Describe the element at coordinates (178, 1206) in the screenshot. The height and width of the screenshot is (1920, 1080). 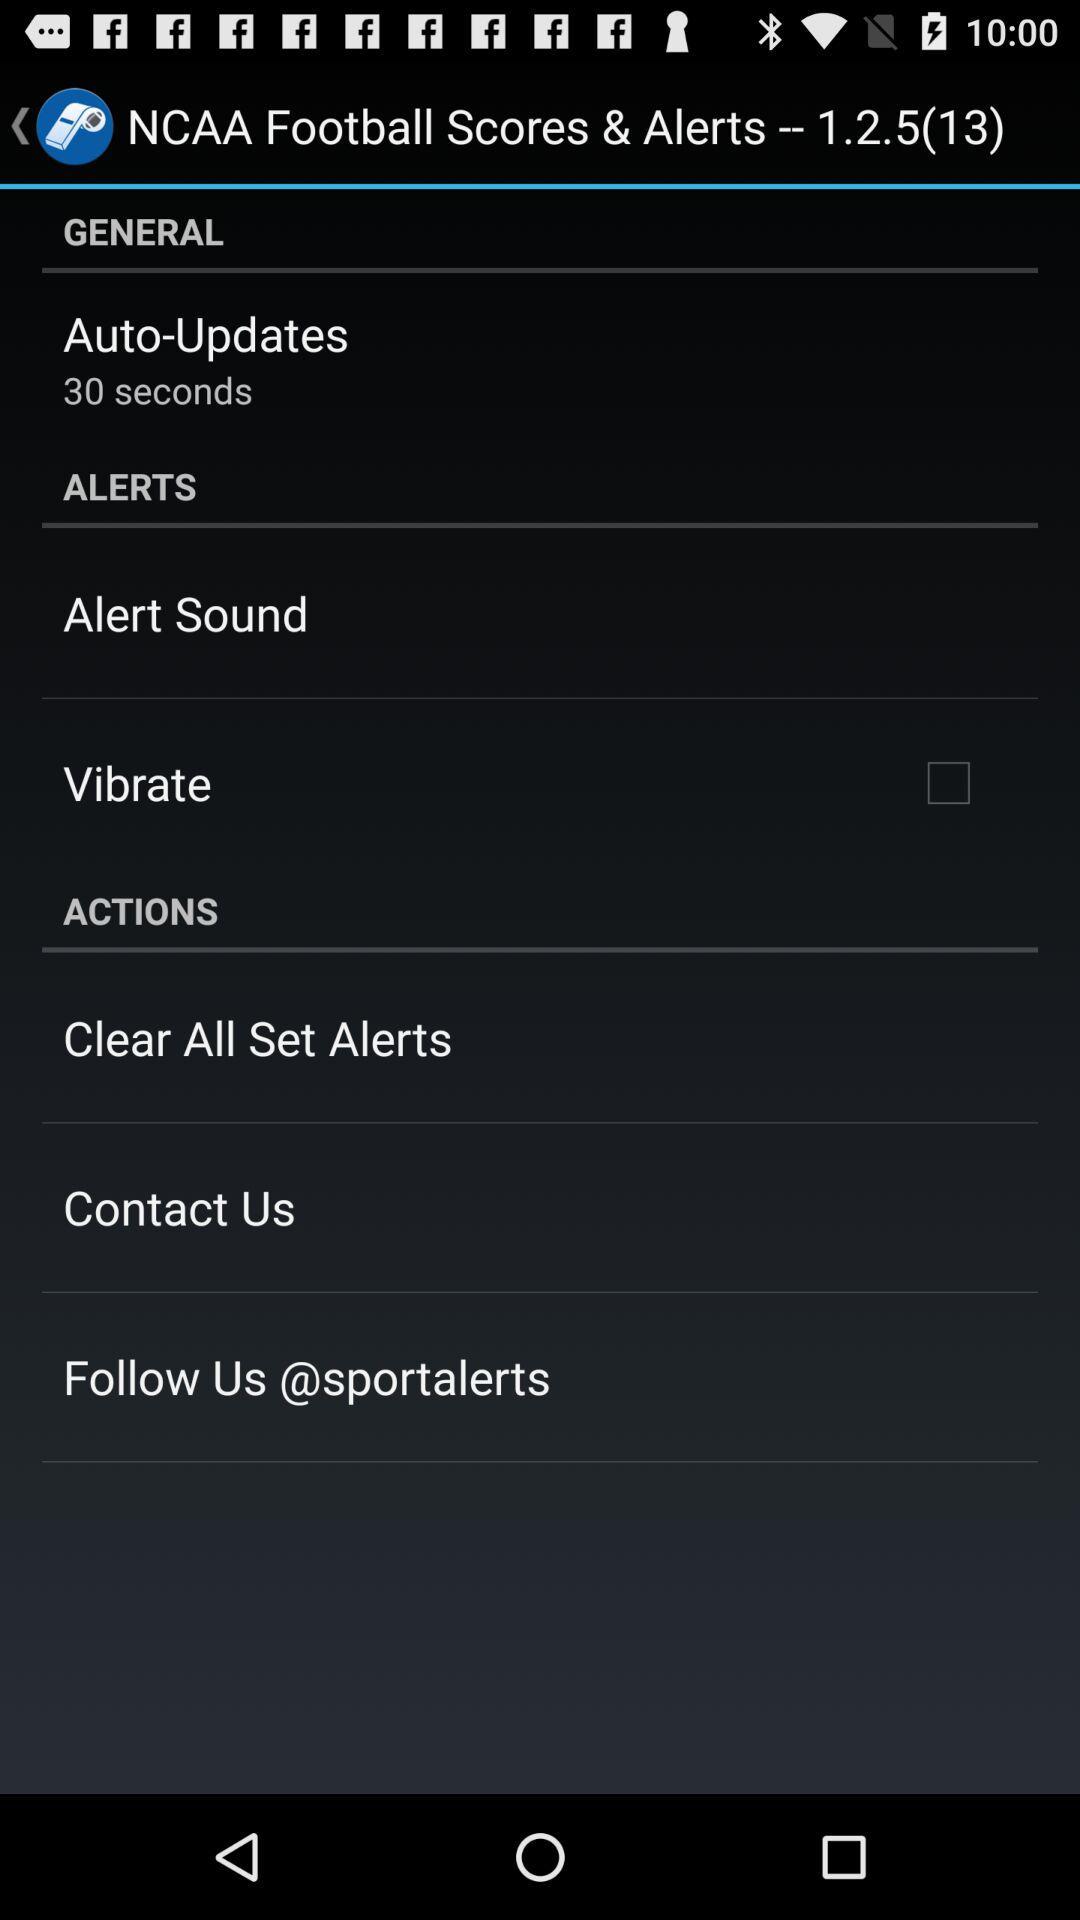
I see `the contact us app` at that location.